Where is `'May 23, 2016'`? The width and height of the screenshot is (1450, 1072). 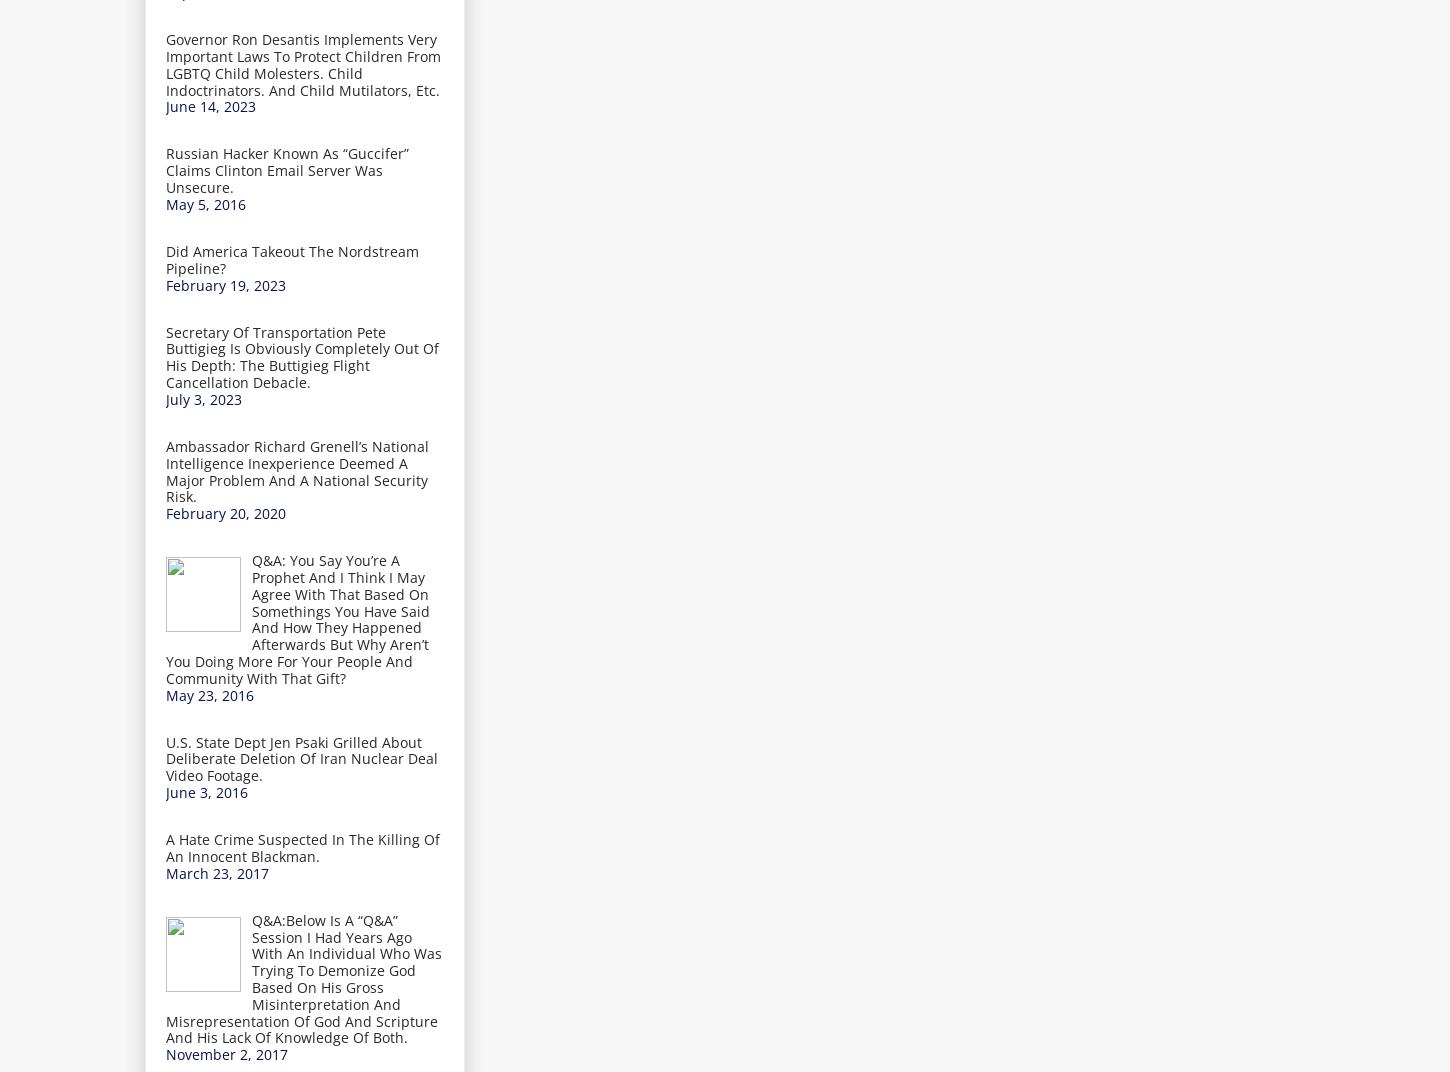 'May 23, 2016' is located at coordinates (208, 693).